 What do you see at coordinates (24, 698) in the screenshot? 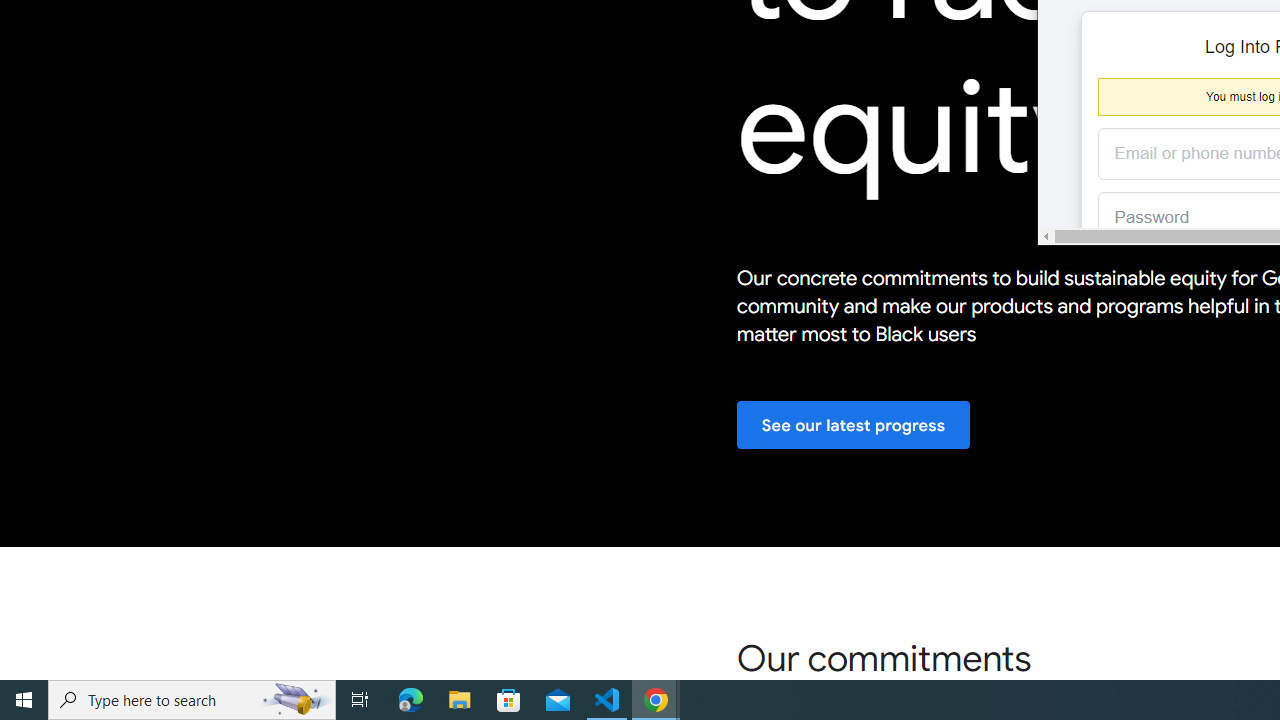
I see `'Start'` at bounding box center [24, 698].